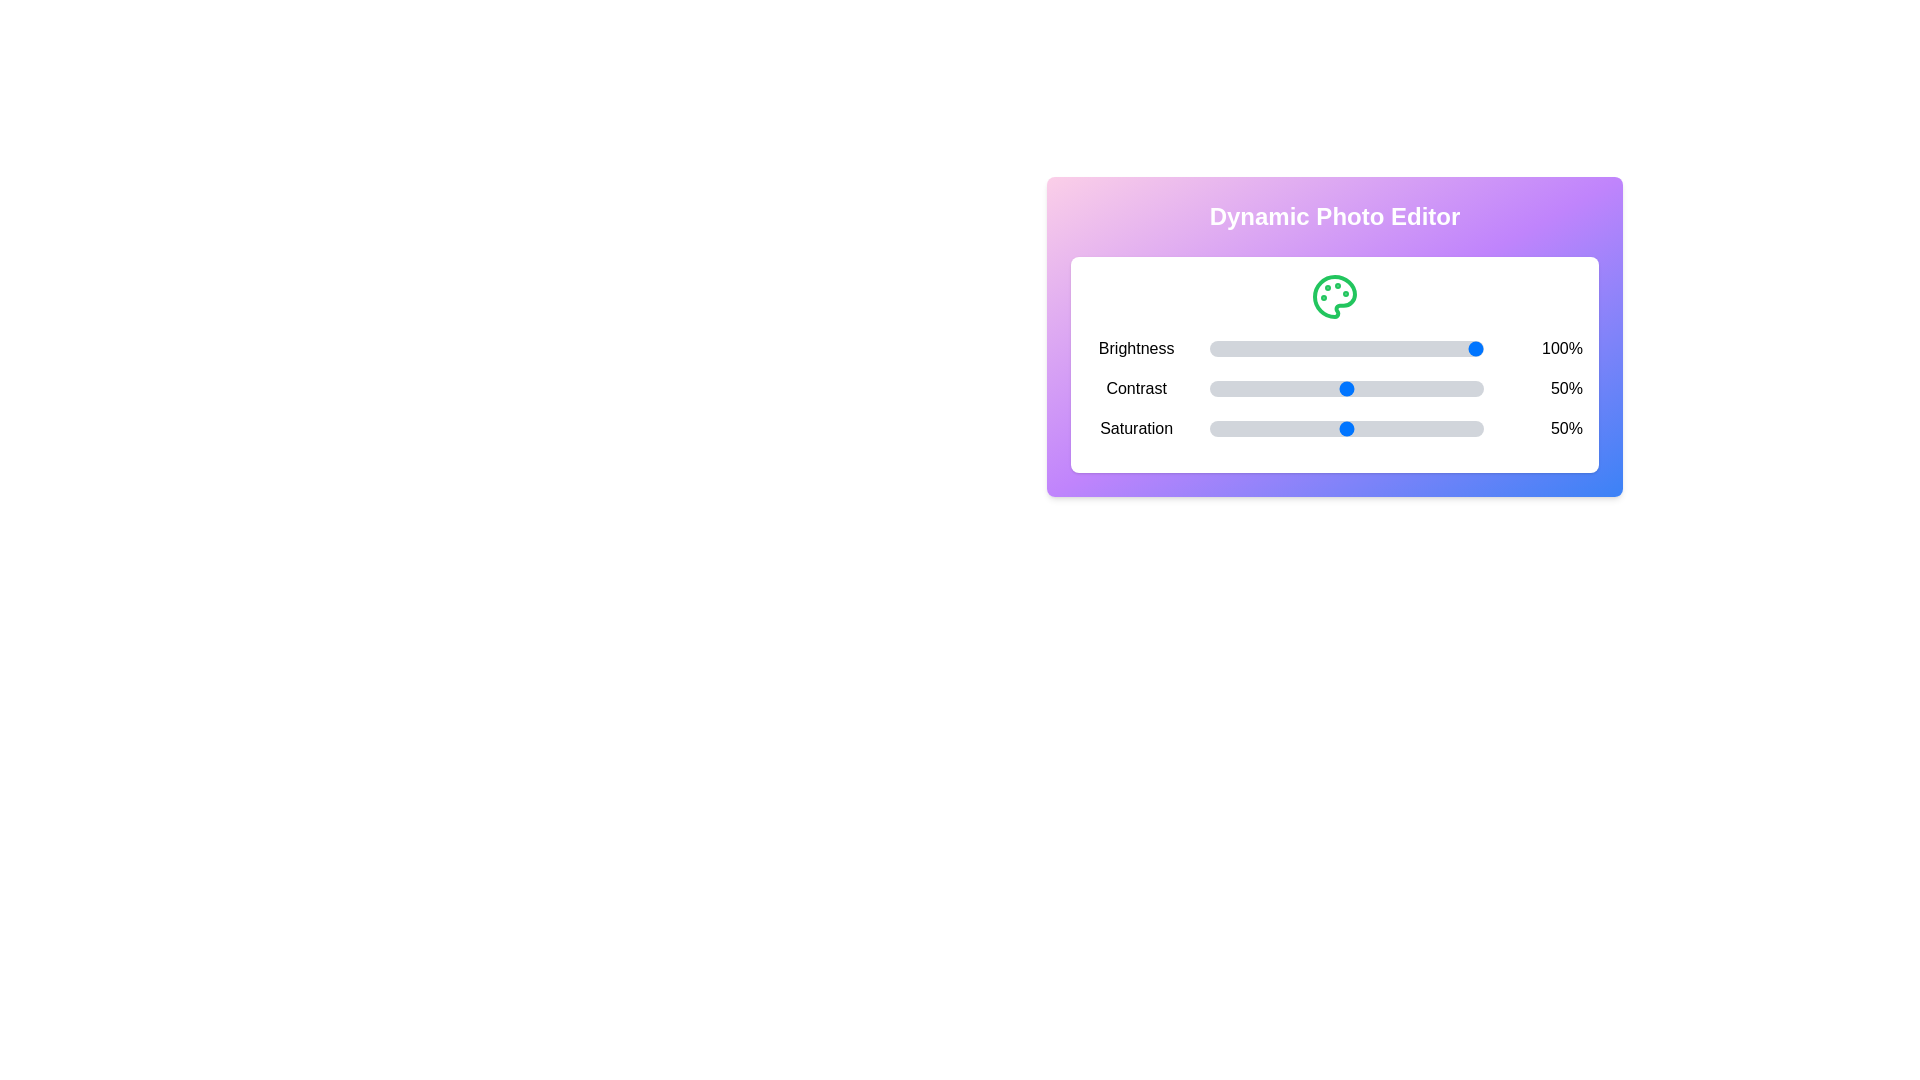 The image size is (1920, 1080). Describe the element at coordinates (1456, 347) in the screenshot. I see `the brightness slider to 90%` at that location.